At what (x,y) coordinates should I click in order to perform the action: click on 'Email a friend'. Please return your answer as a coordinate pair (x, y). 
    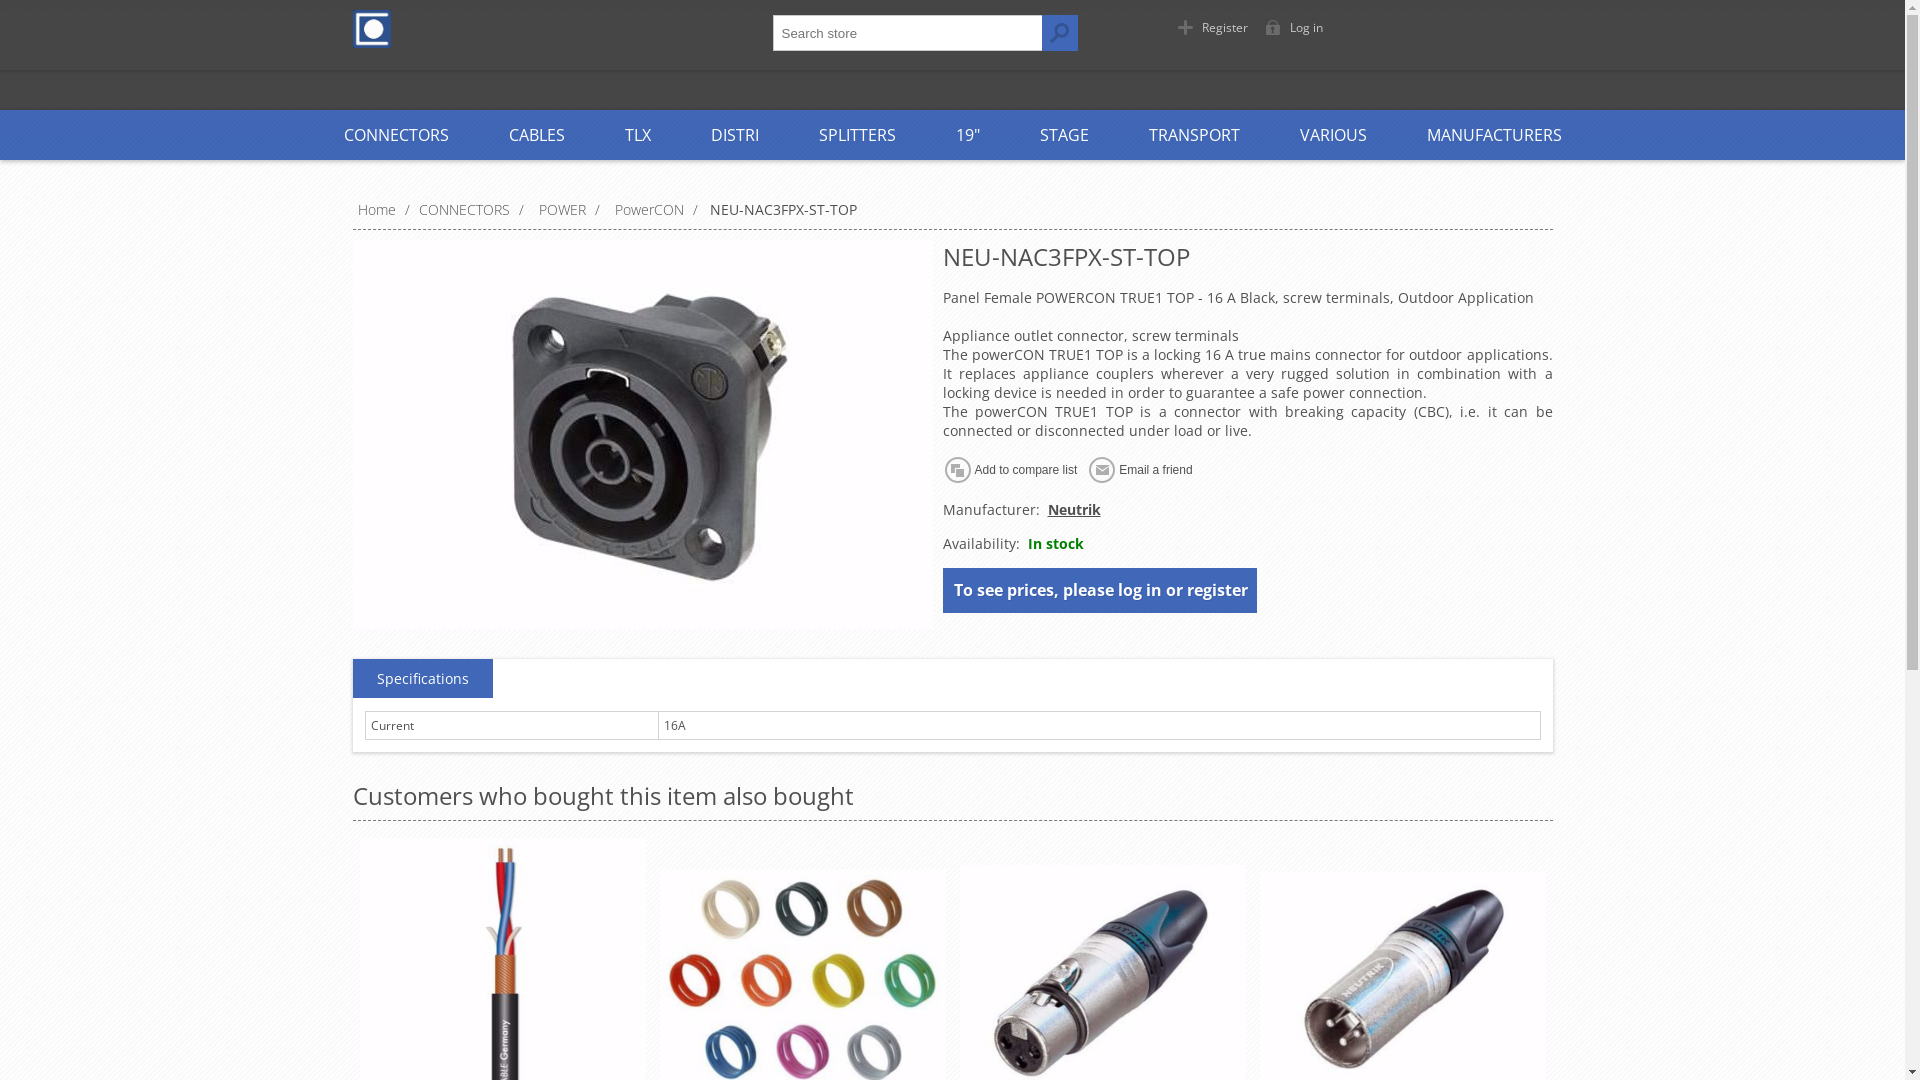
    Looking at the image, I should click on (1085, 470).